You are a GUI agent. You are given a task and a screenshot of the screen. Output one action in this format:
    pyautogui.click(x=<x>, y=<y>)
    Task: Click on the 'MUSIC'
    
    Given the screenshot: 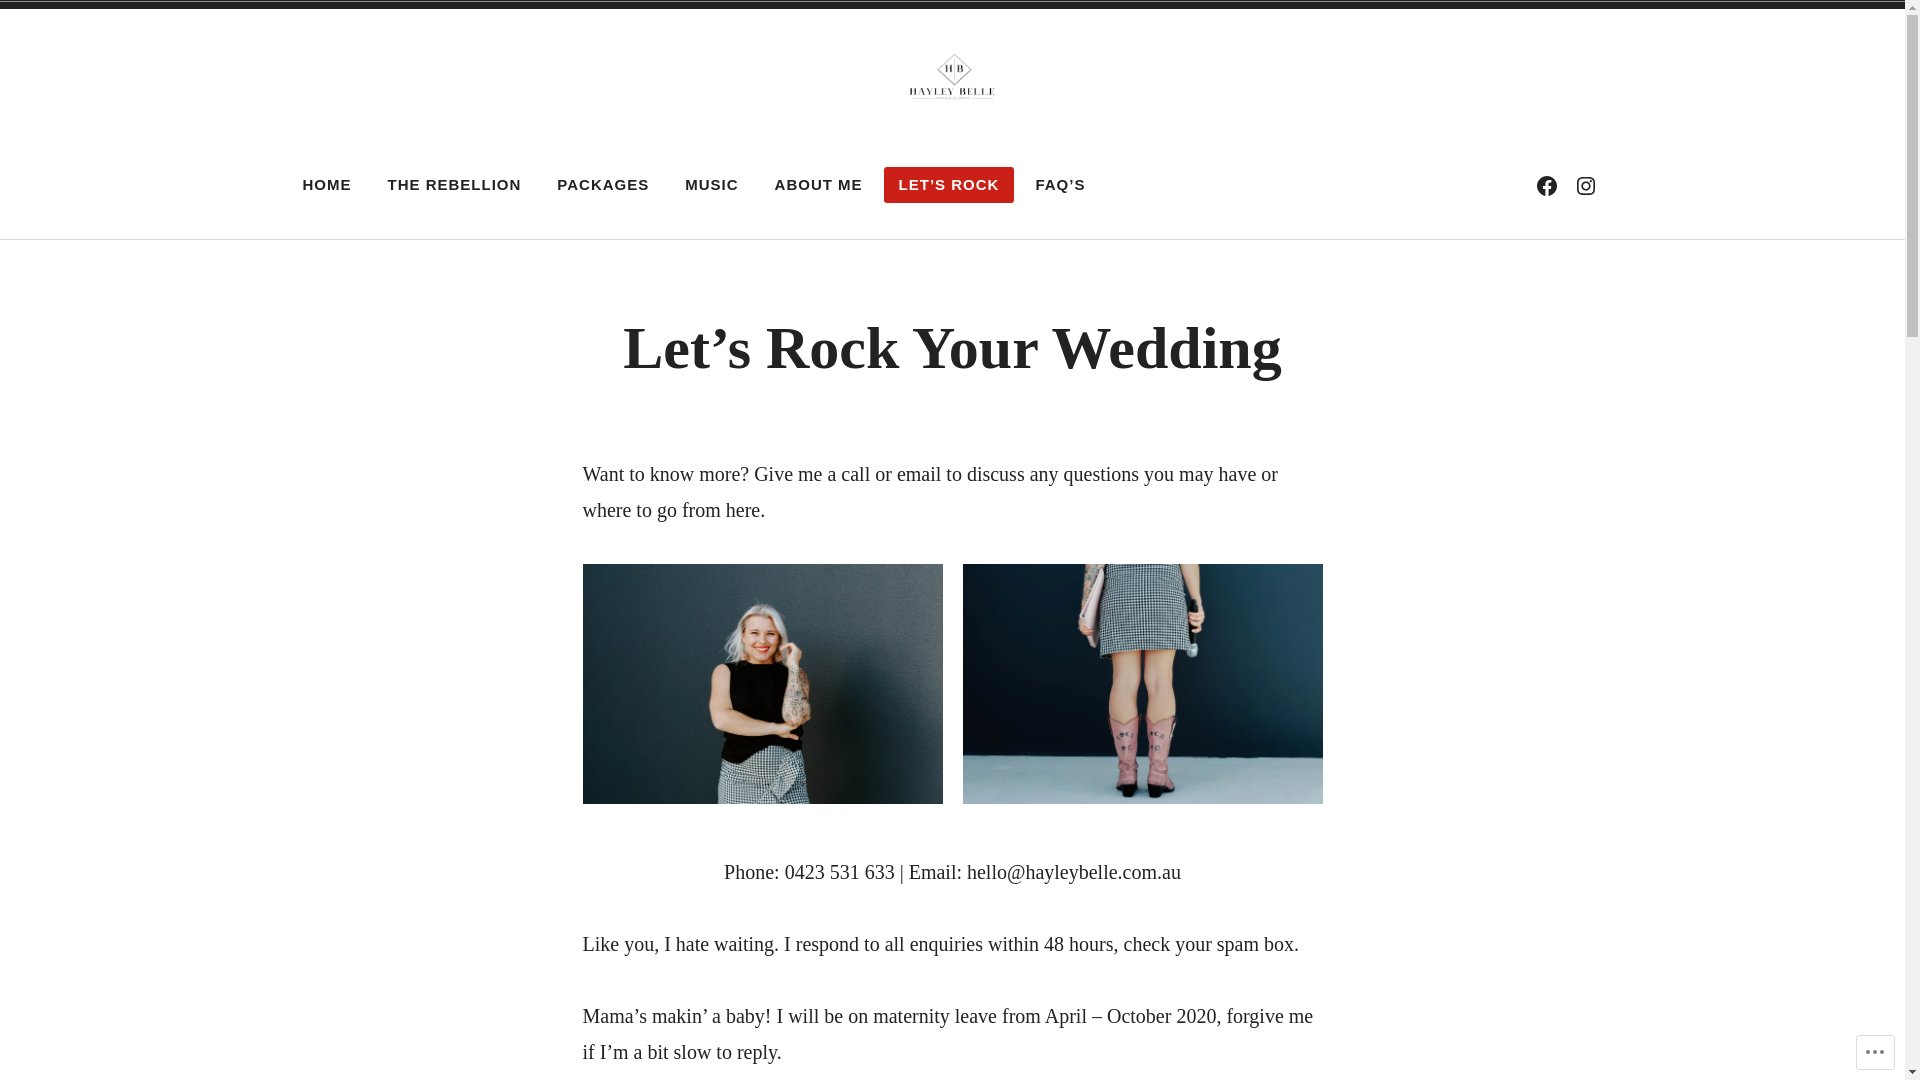 What is the action you would take?
    pyautogui.click(x=711, y=185)
    